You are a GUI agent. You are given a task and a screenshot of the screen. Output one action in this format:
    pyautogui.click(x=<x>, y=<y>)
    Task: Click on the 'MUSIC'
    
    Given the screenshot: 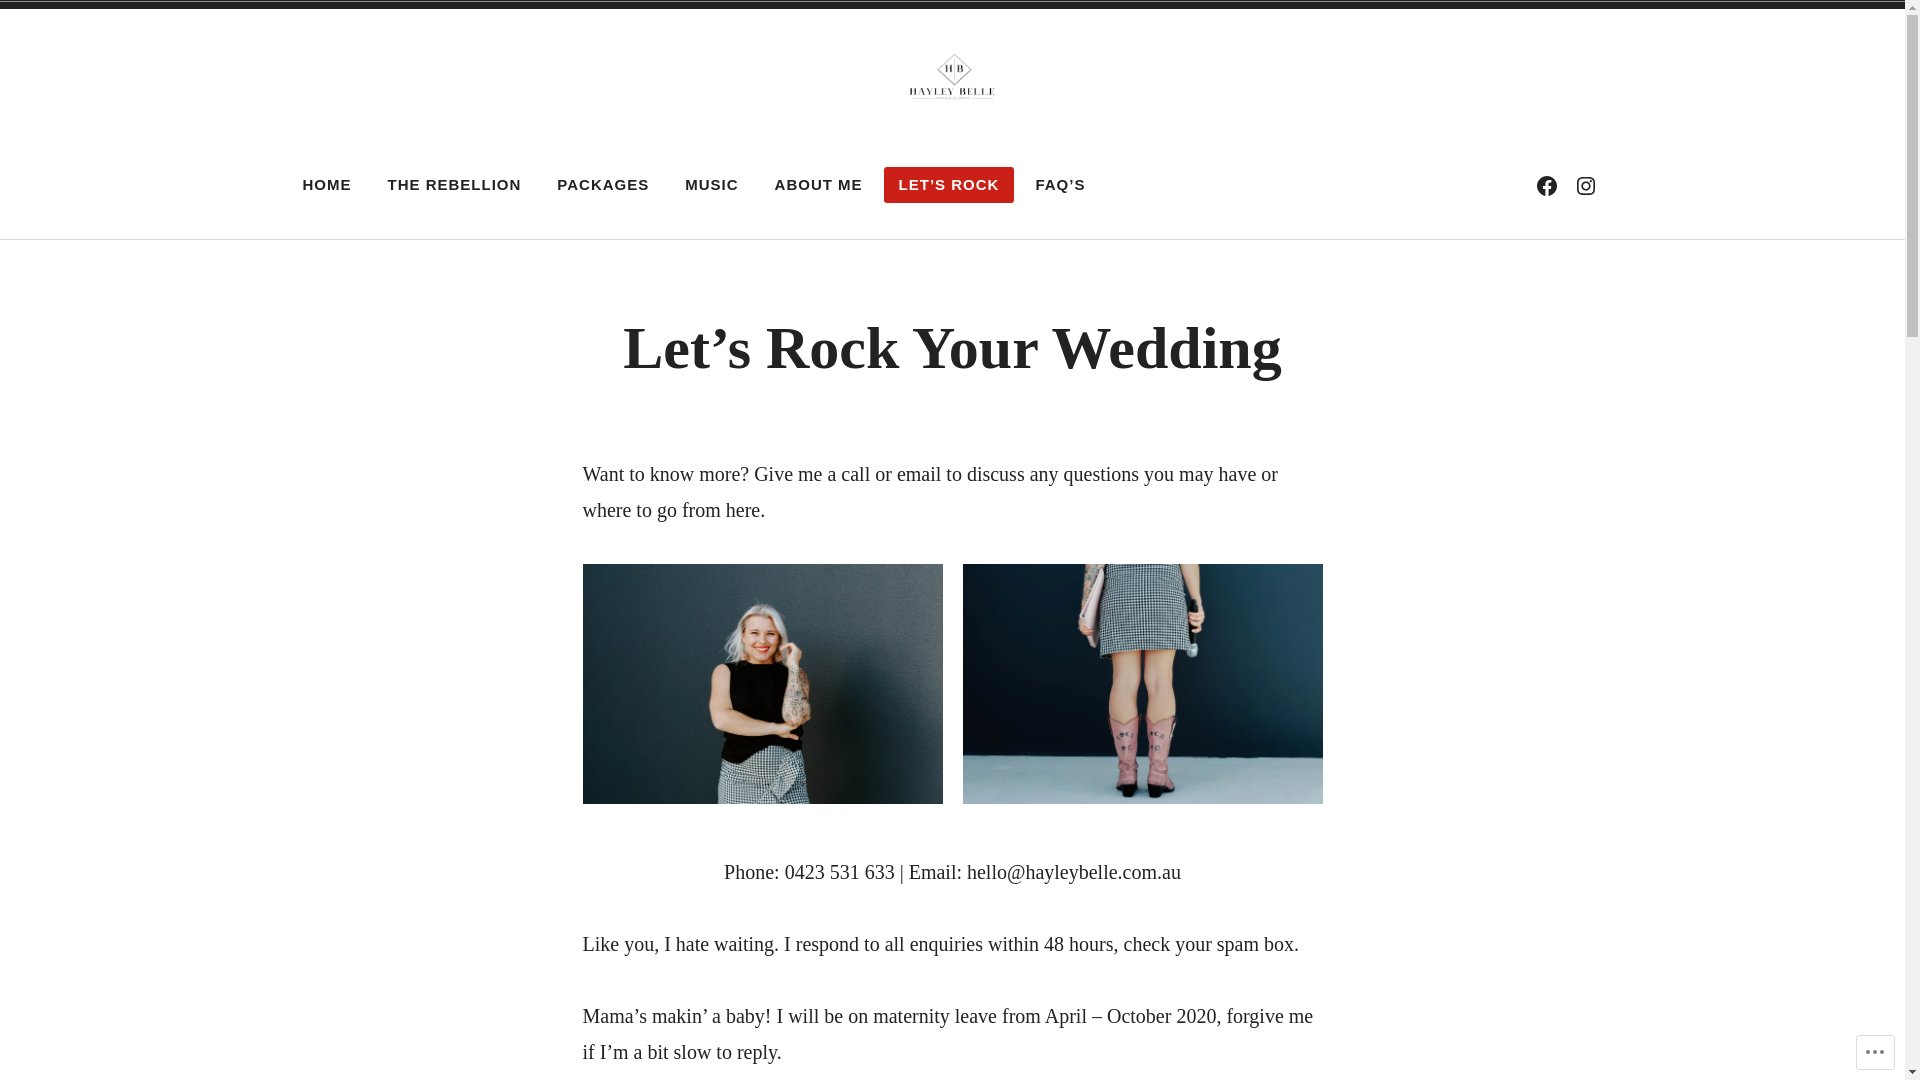 What is the action you would take?
    pyautogui.click(x=711, y=185)
    